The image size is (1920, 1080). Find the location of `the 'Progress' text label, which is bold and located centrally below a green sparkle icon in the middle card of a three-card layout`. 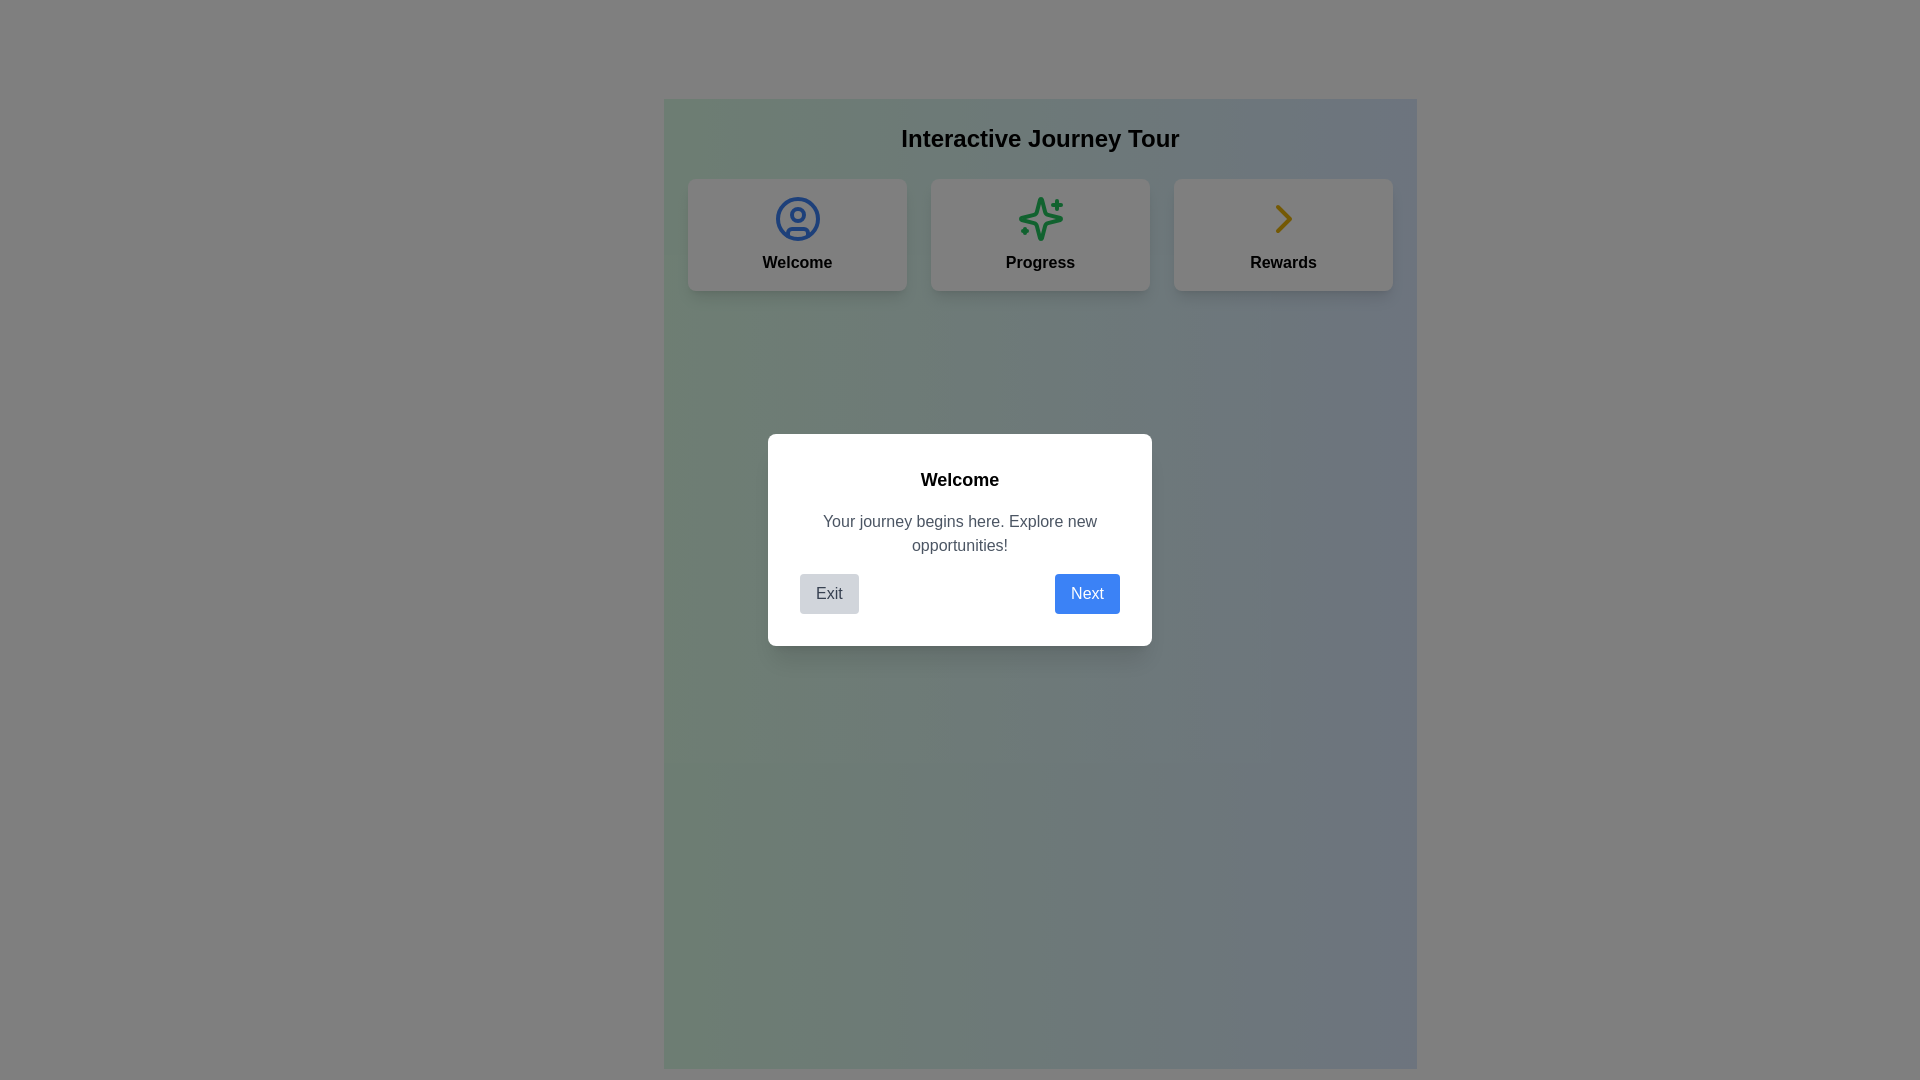

the 'Progress' text label, which is bold and located centrally below a green sparkle icon in the middle card of a three-card layout is located at coordinates (1040, 261).